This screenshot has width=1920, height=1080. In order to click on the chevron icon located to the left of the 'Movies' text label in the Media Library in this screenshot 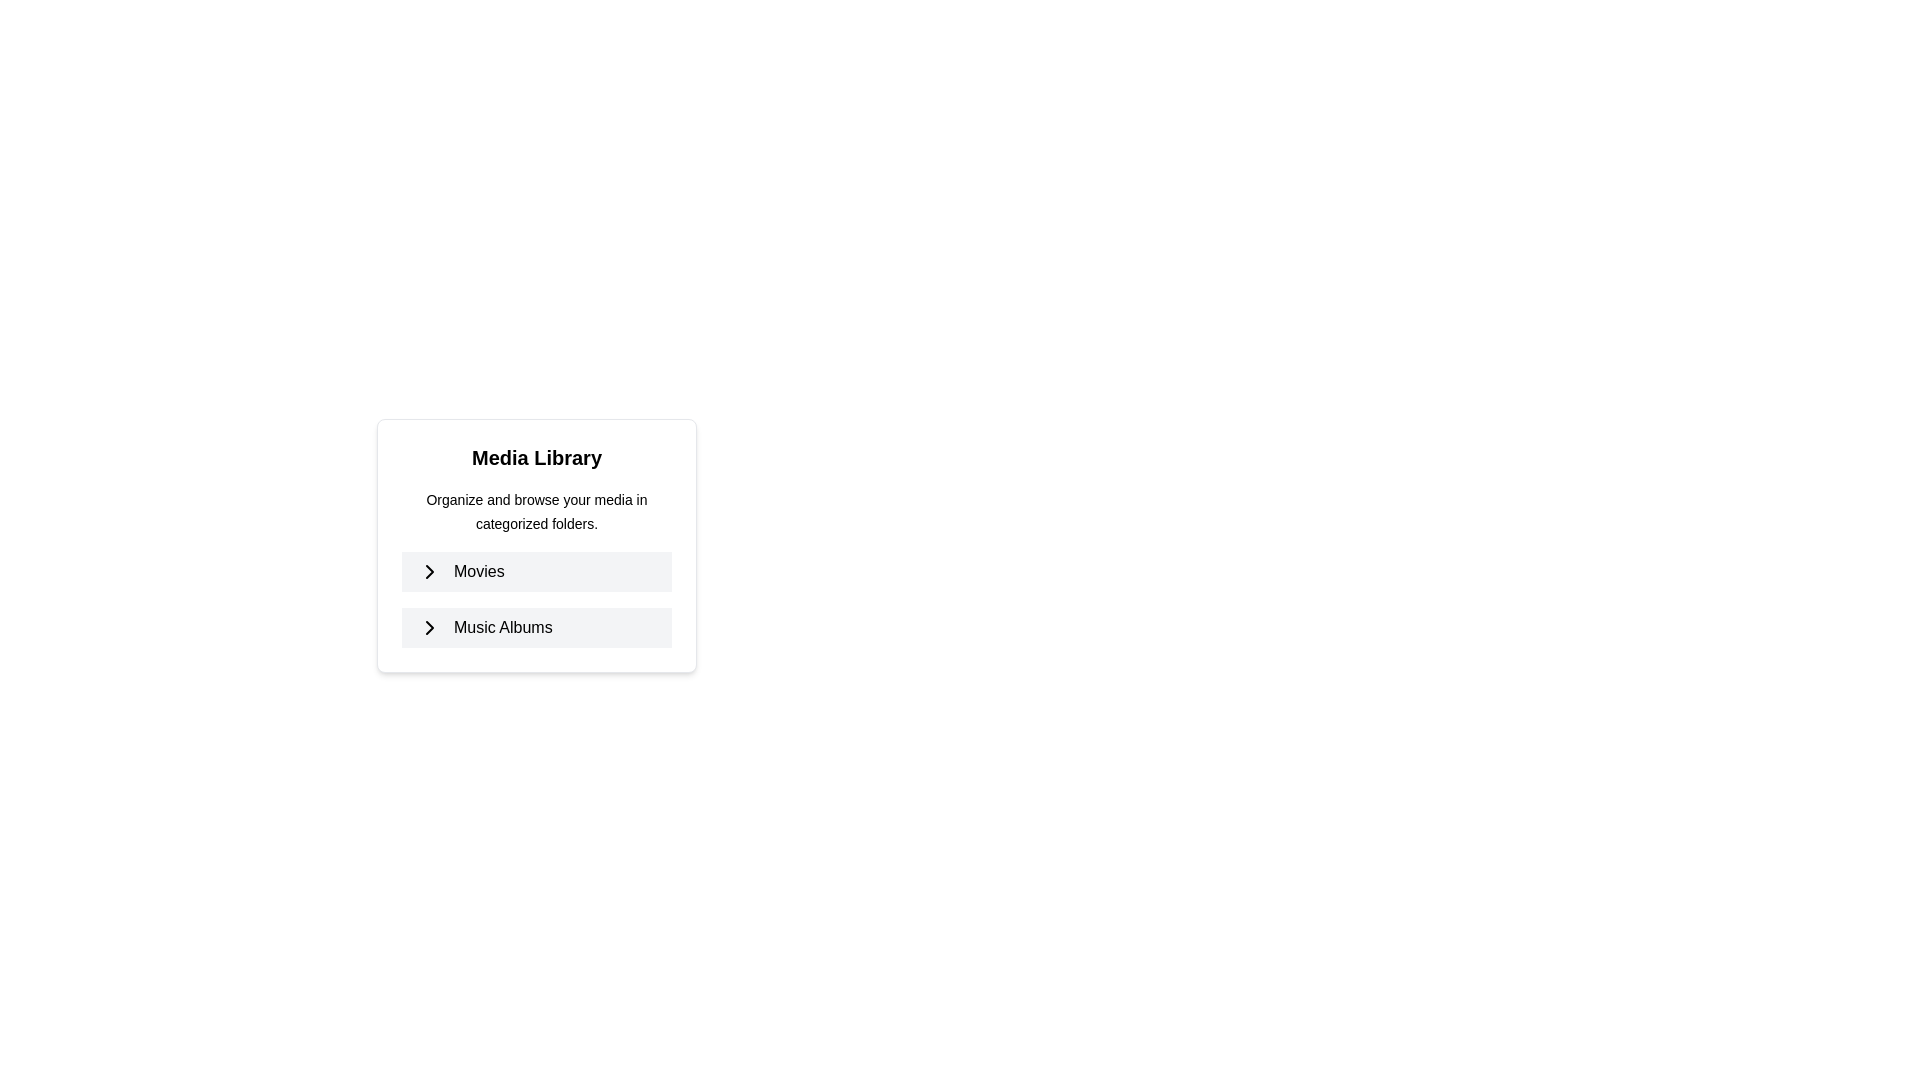, I will do `click(429, 571)`.